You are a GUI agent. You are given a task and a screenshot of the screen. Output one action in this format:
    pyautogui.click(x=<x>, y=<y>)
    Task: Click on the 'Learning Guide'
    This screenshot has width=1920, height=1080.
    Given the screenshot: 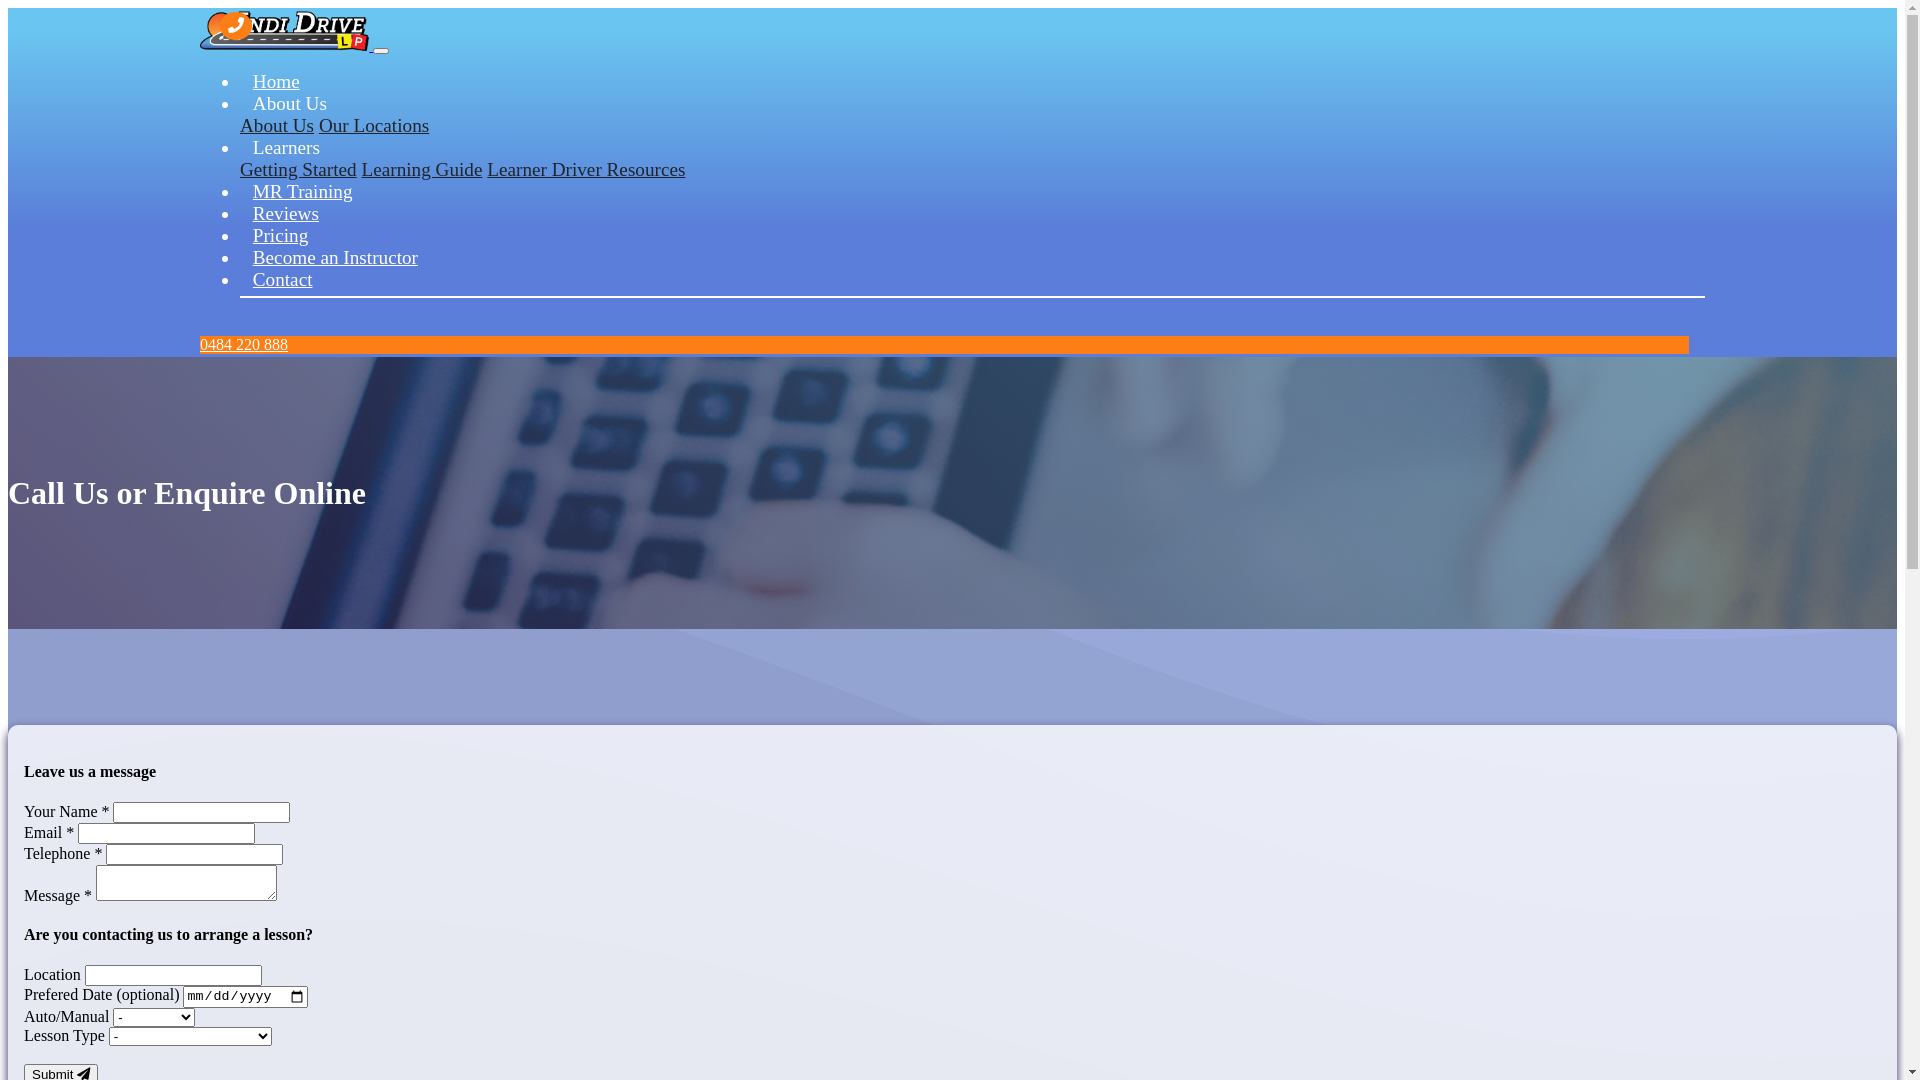 What is the action you would take?
    pyautogui.click(x=421, y=168)
    